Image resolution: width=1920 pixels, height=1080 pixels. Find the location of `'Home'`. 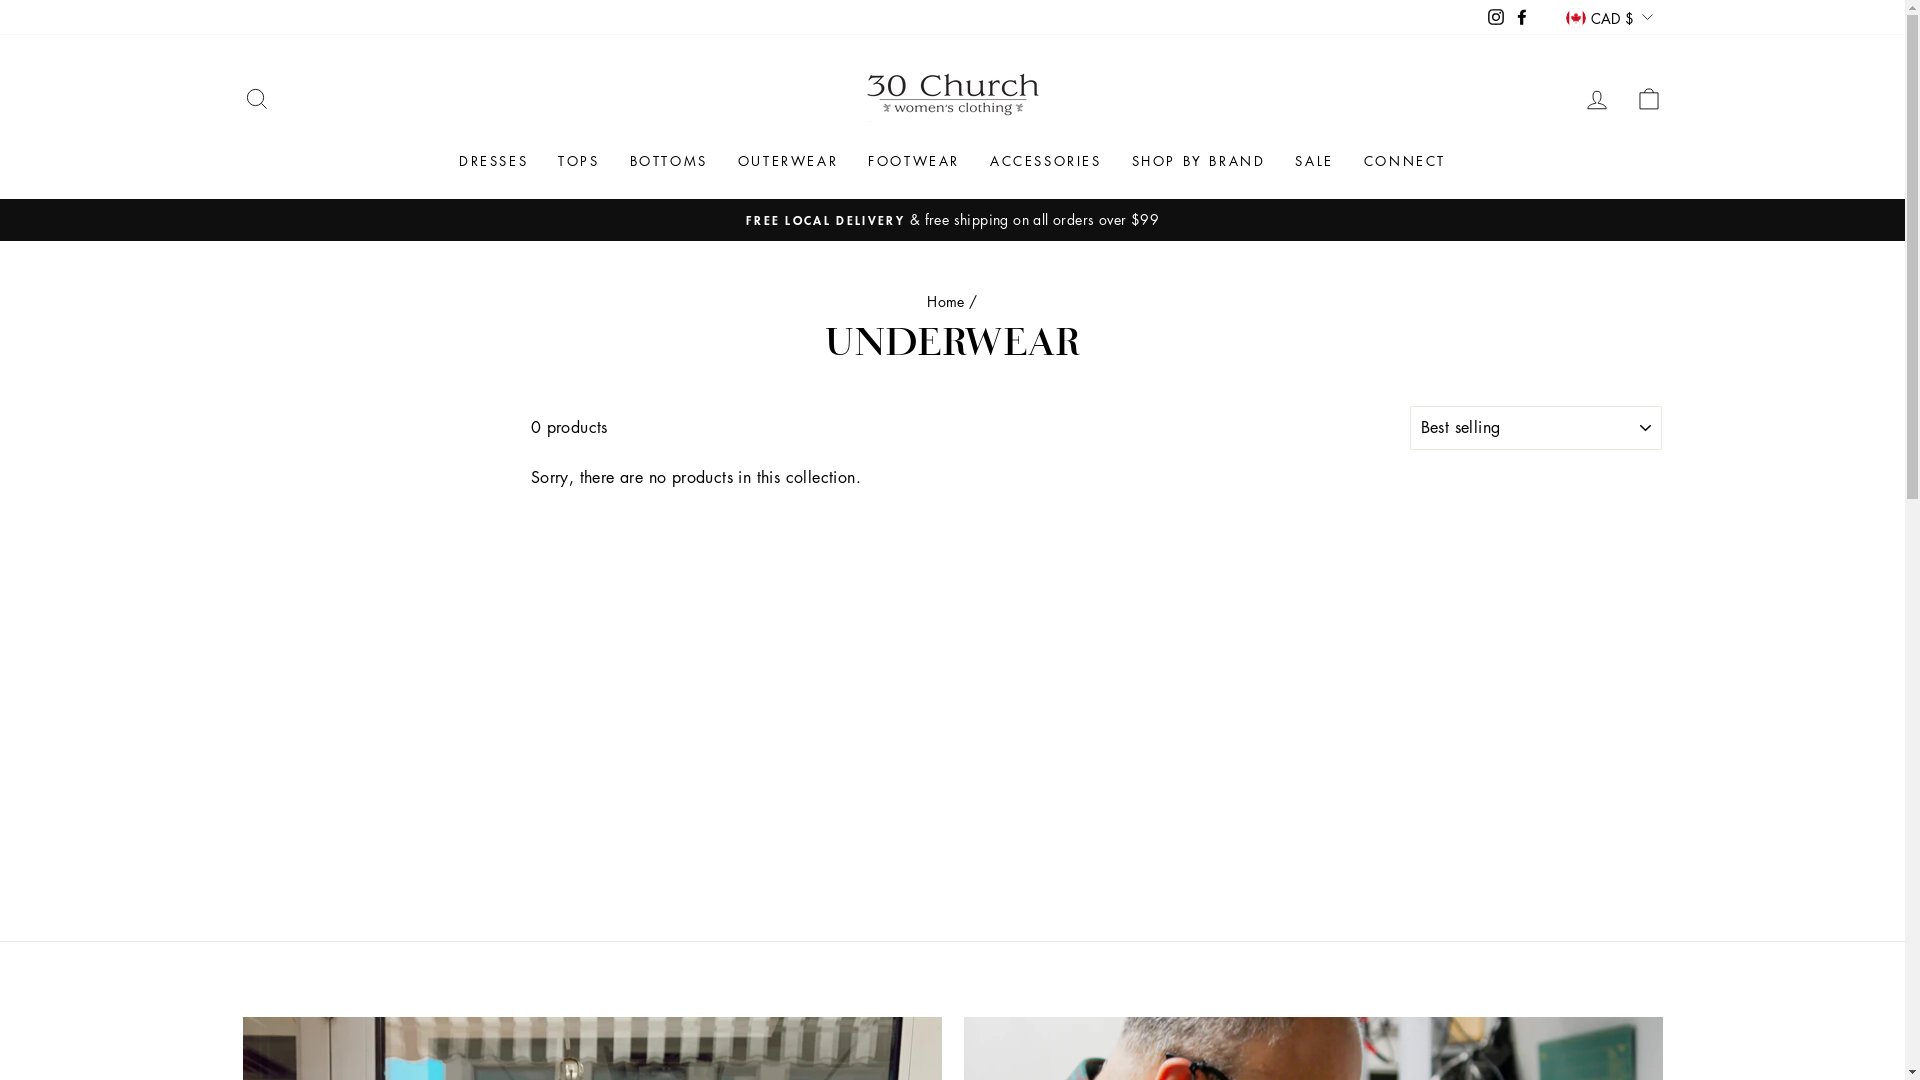

'Home' is located at coordinates (944, 300).